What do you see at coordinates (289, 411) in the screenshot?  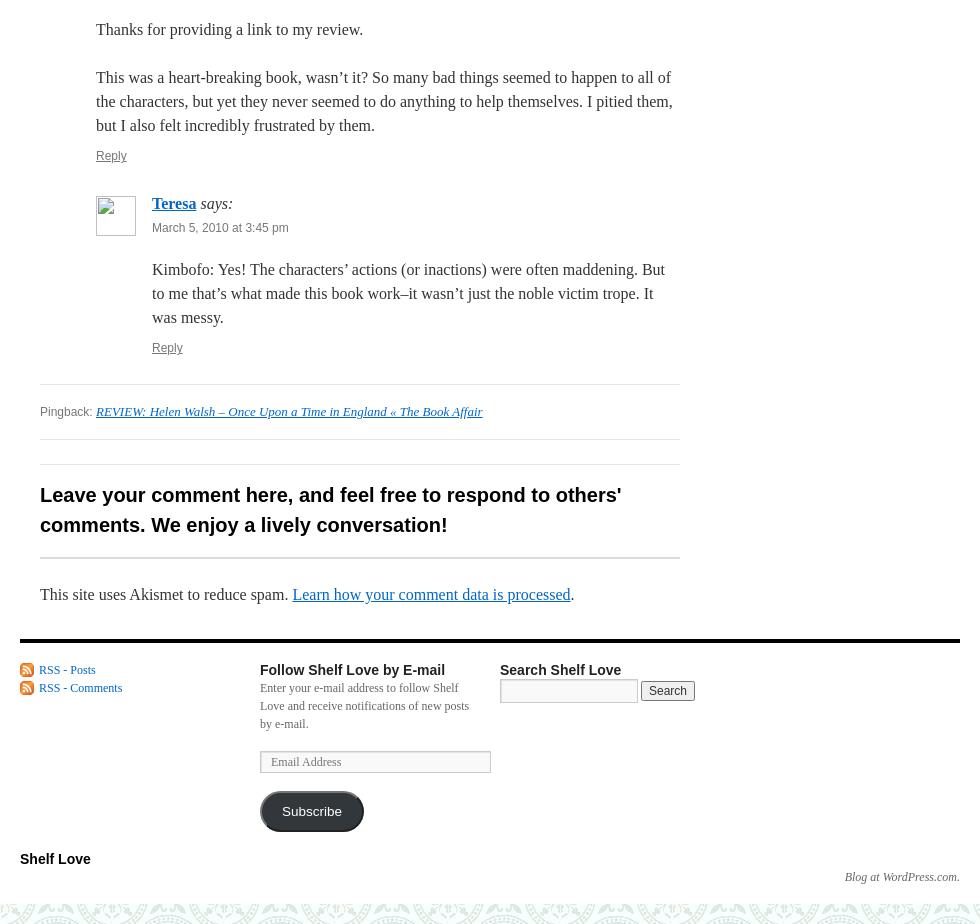 I see `'REVIEW: Helen Walsh – Once Upon a Time in England « The Book Affair'` at bounding box center [289, 411].